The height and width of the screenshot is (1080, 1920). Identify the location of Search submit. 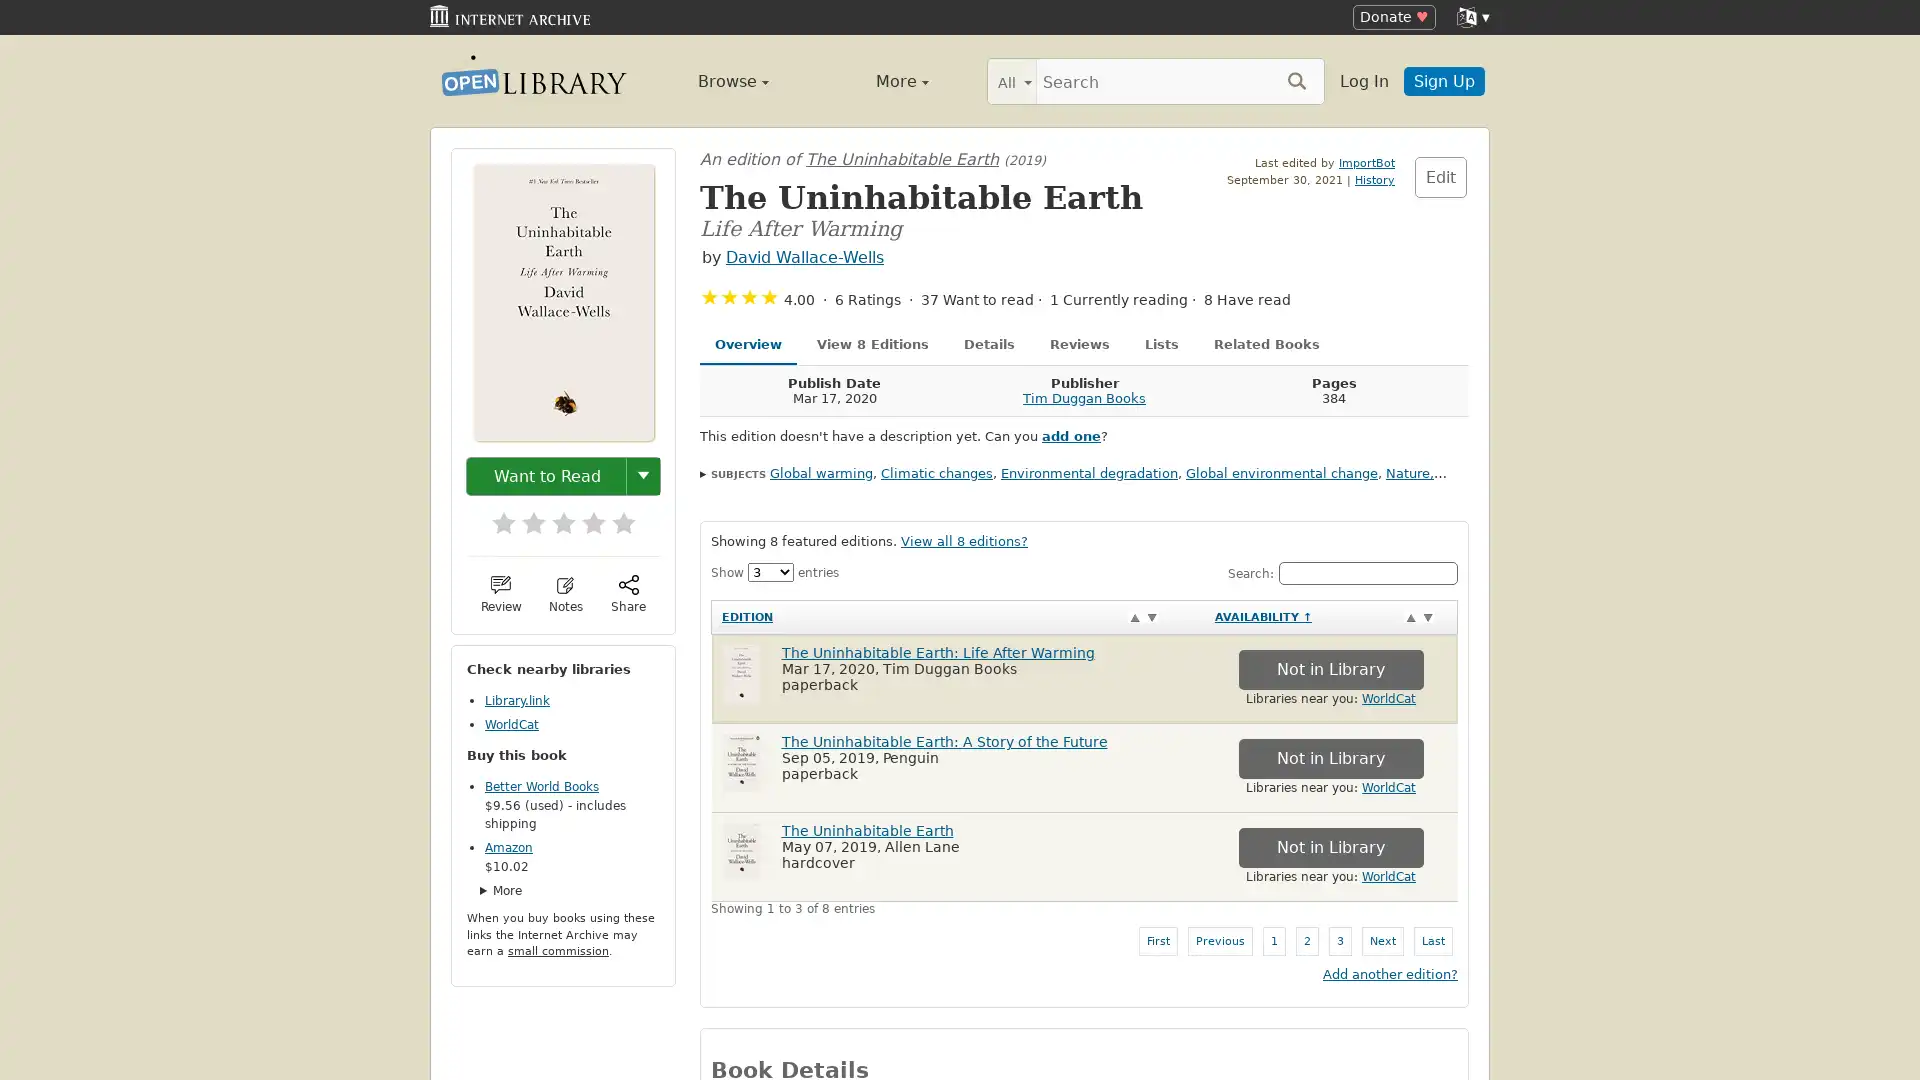
(1296, 79).